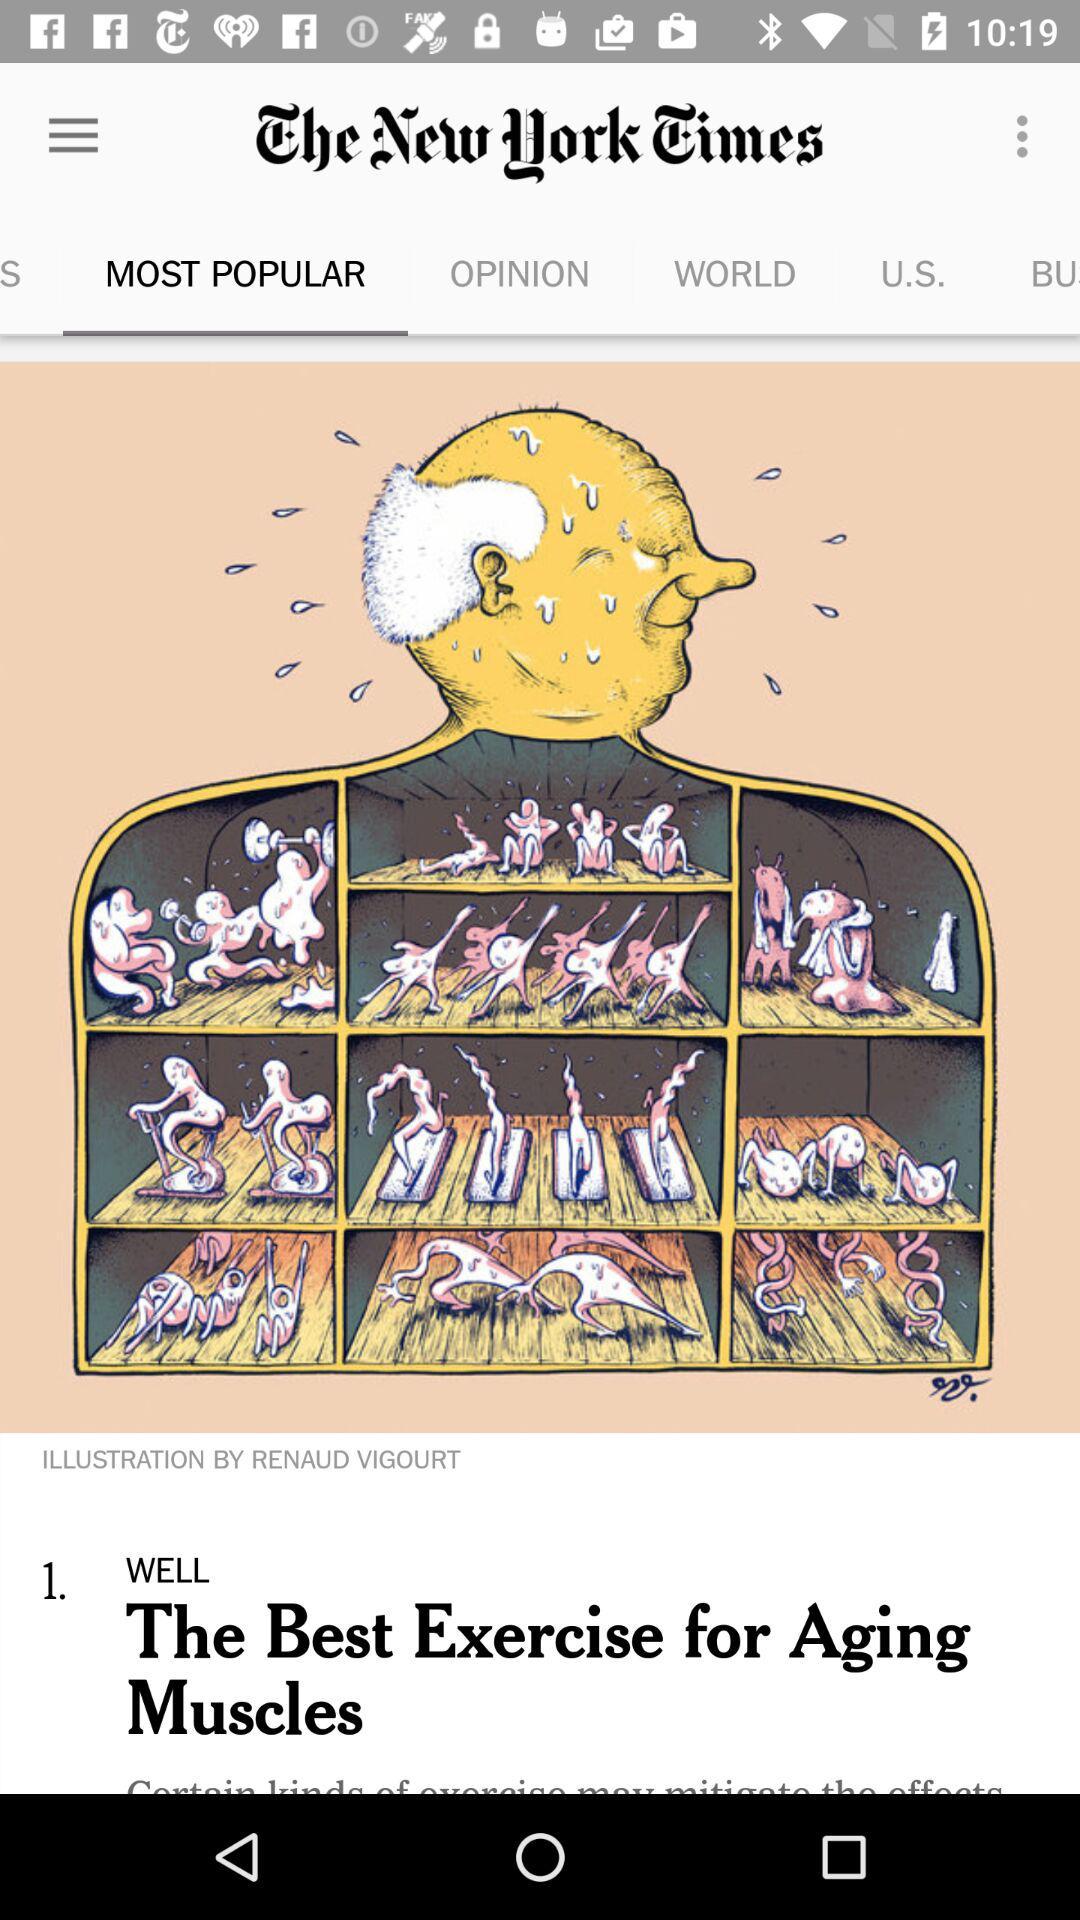  What do you see at coordinates (914, 272) in the screenshot?
I see `us` at bounding box center [914, 272].